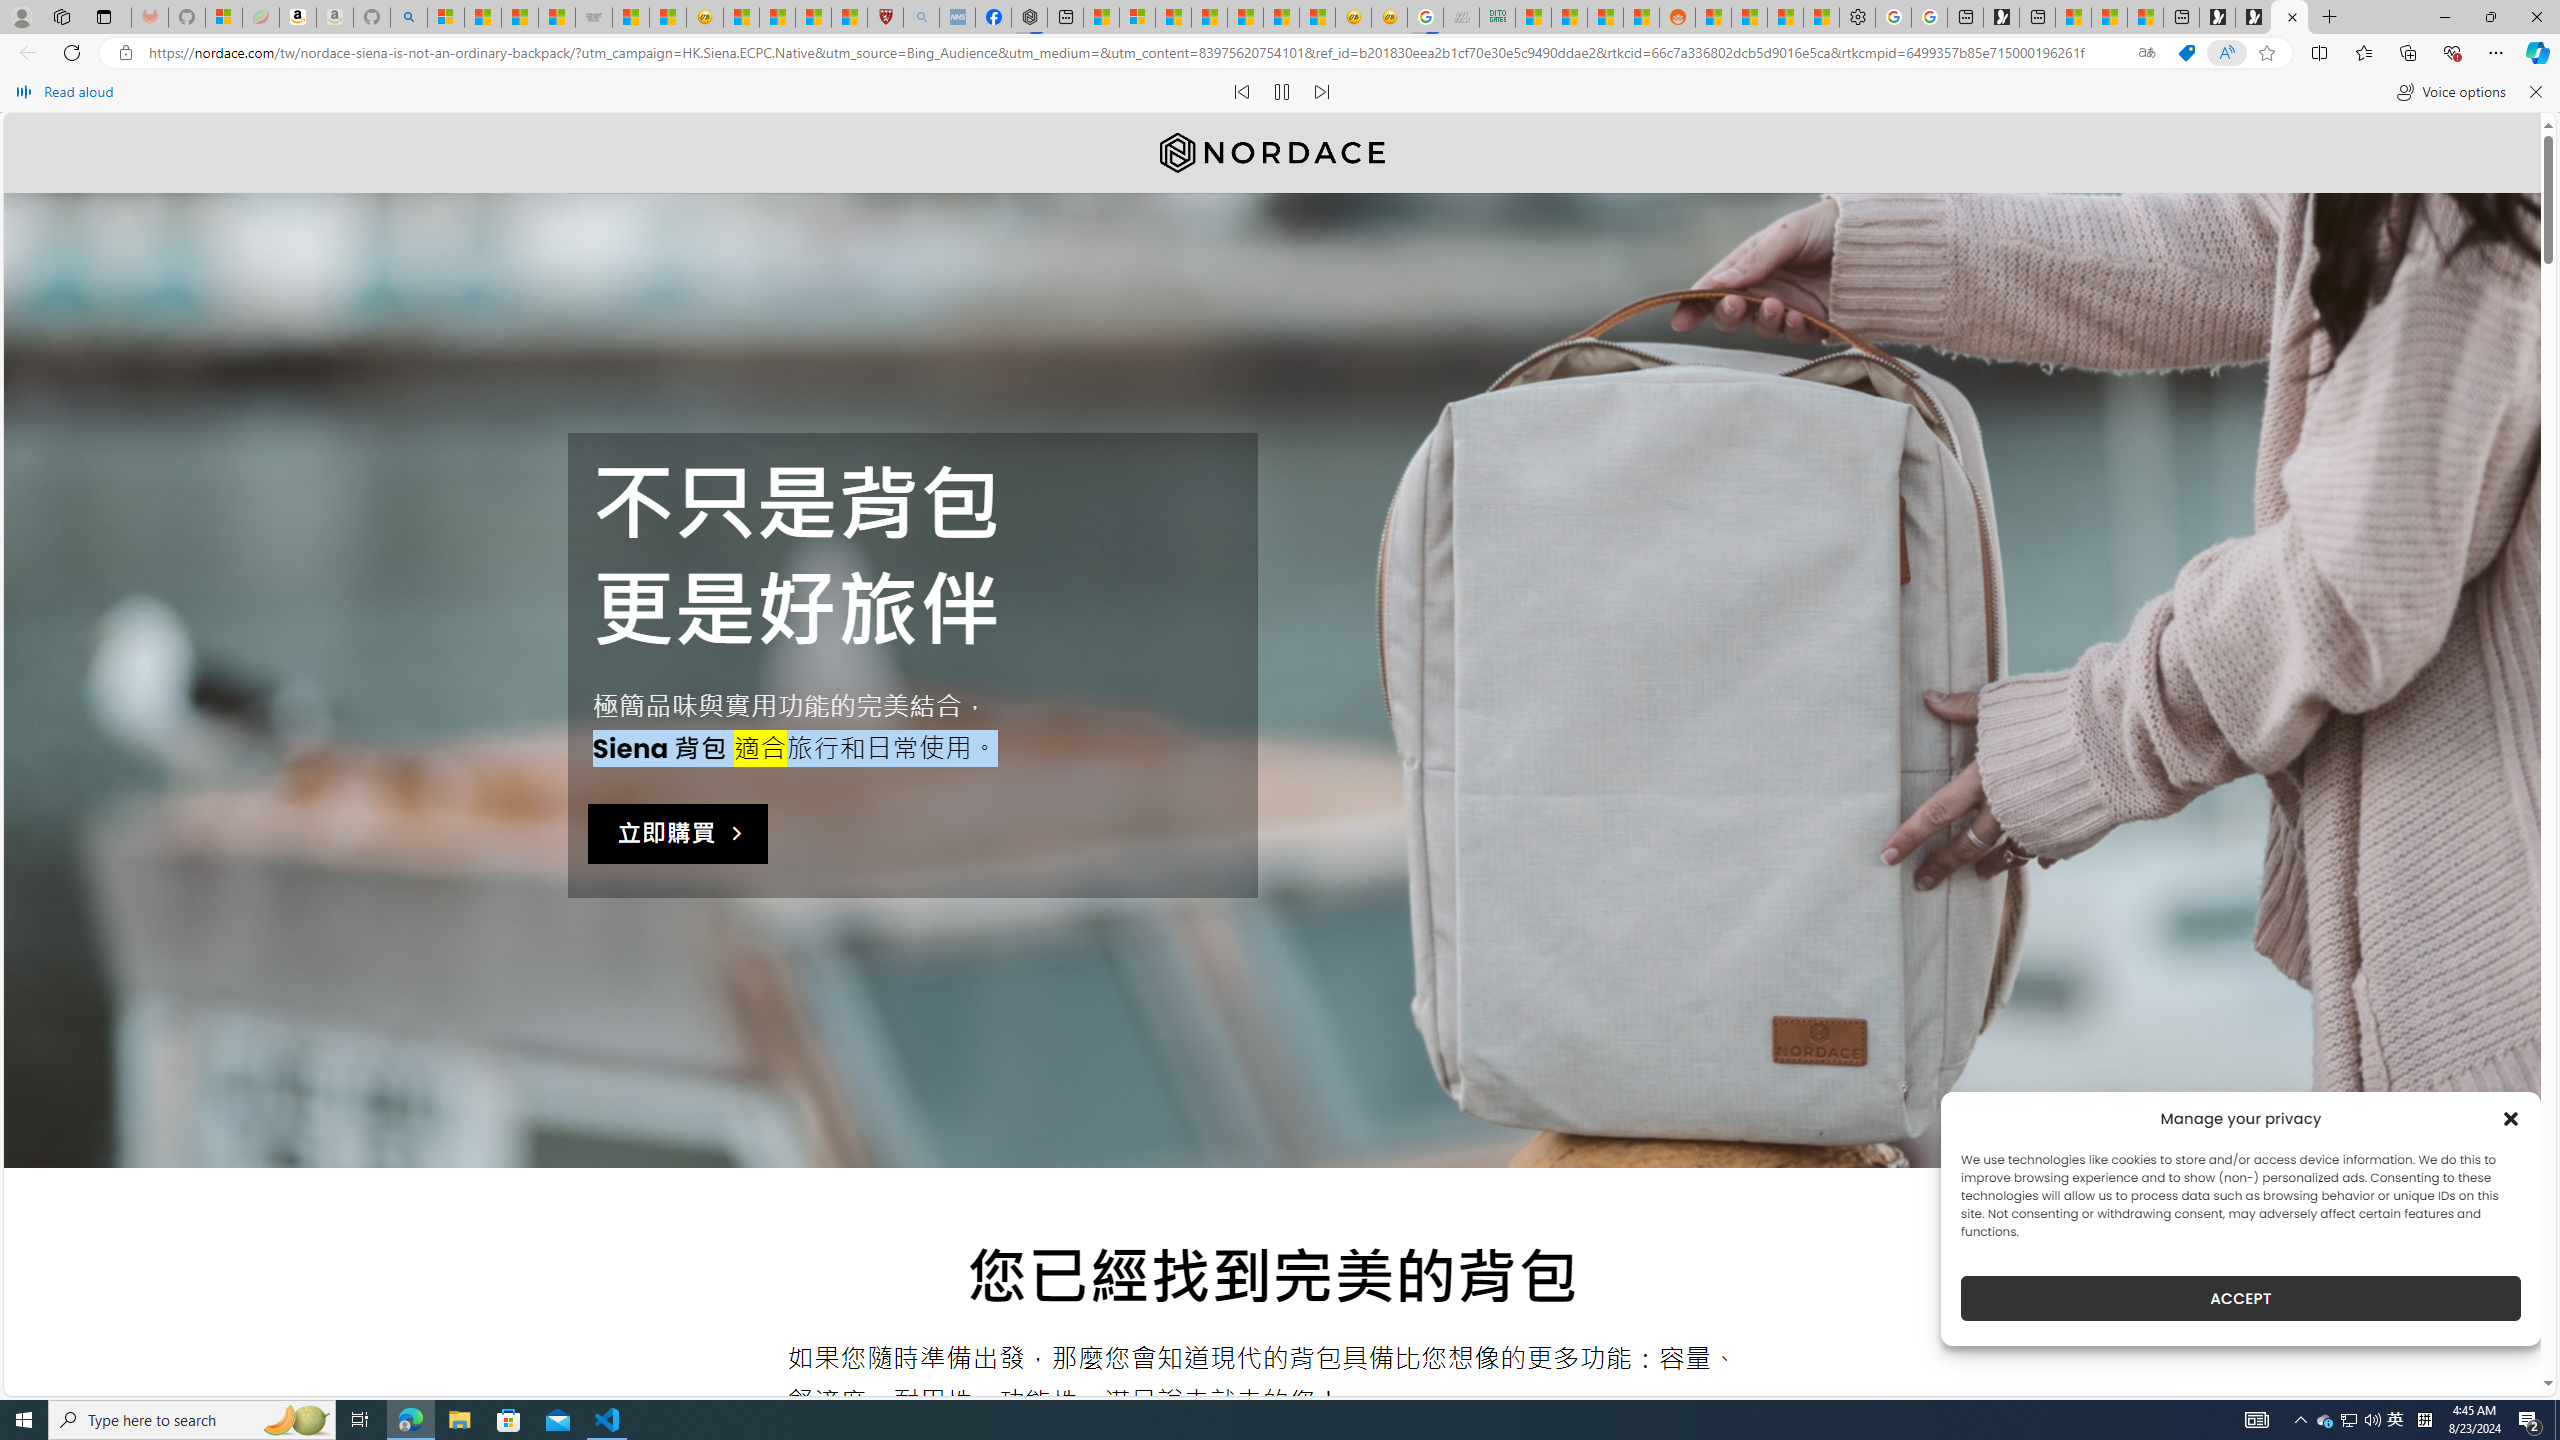 This screenshot has width=2560, height=1440. Describe the element at coordinates (224, 16) in the screenshot. I see `'Microsoft-Report a Concern to Bing'` at that location.